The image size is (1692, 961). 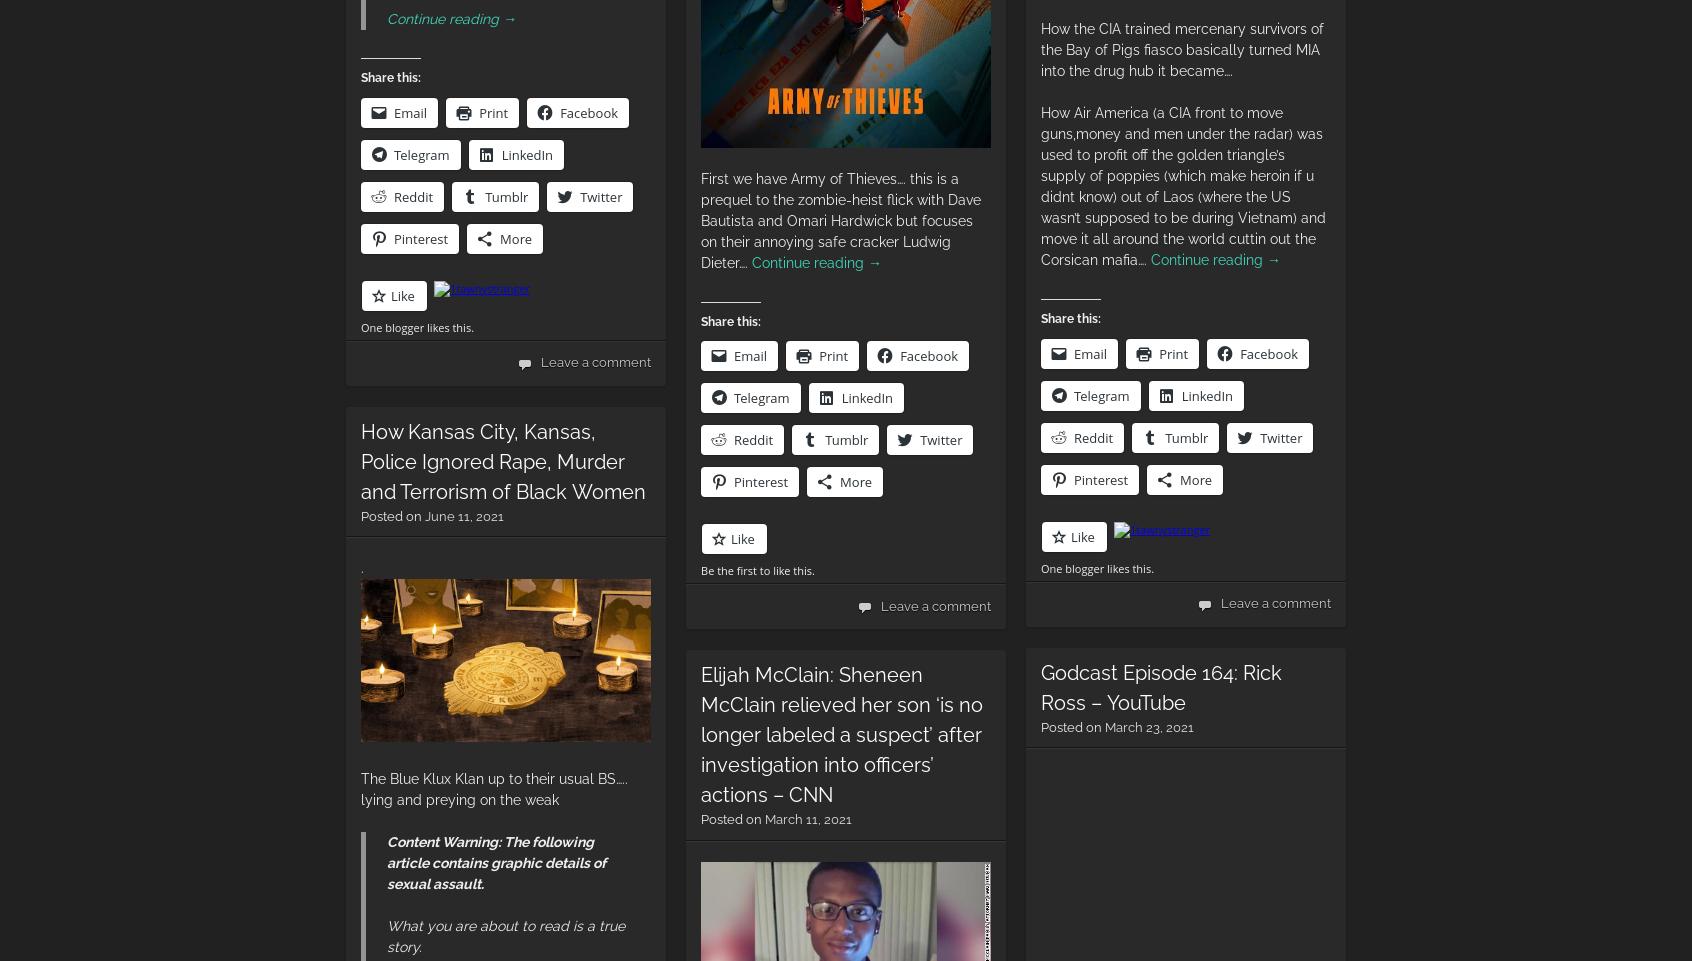 I want to click on 'What you are about to read is a true story.', so click(x=506, y=936).